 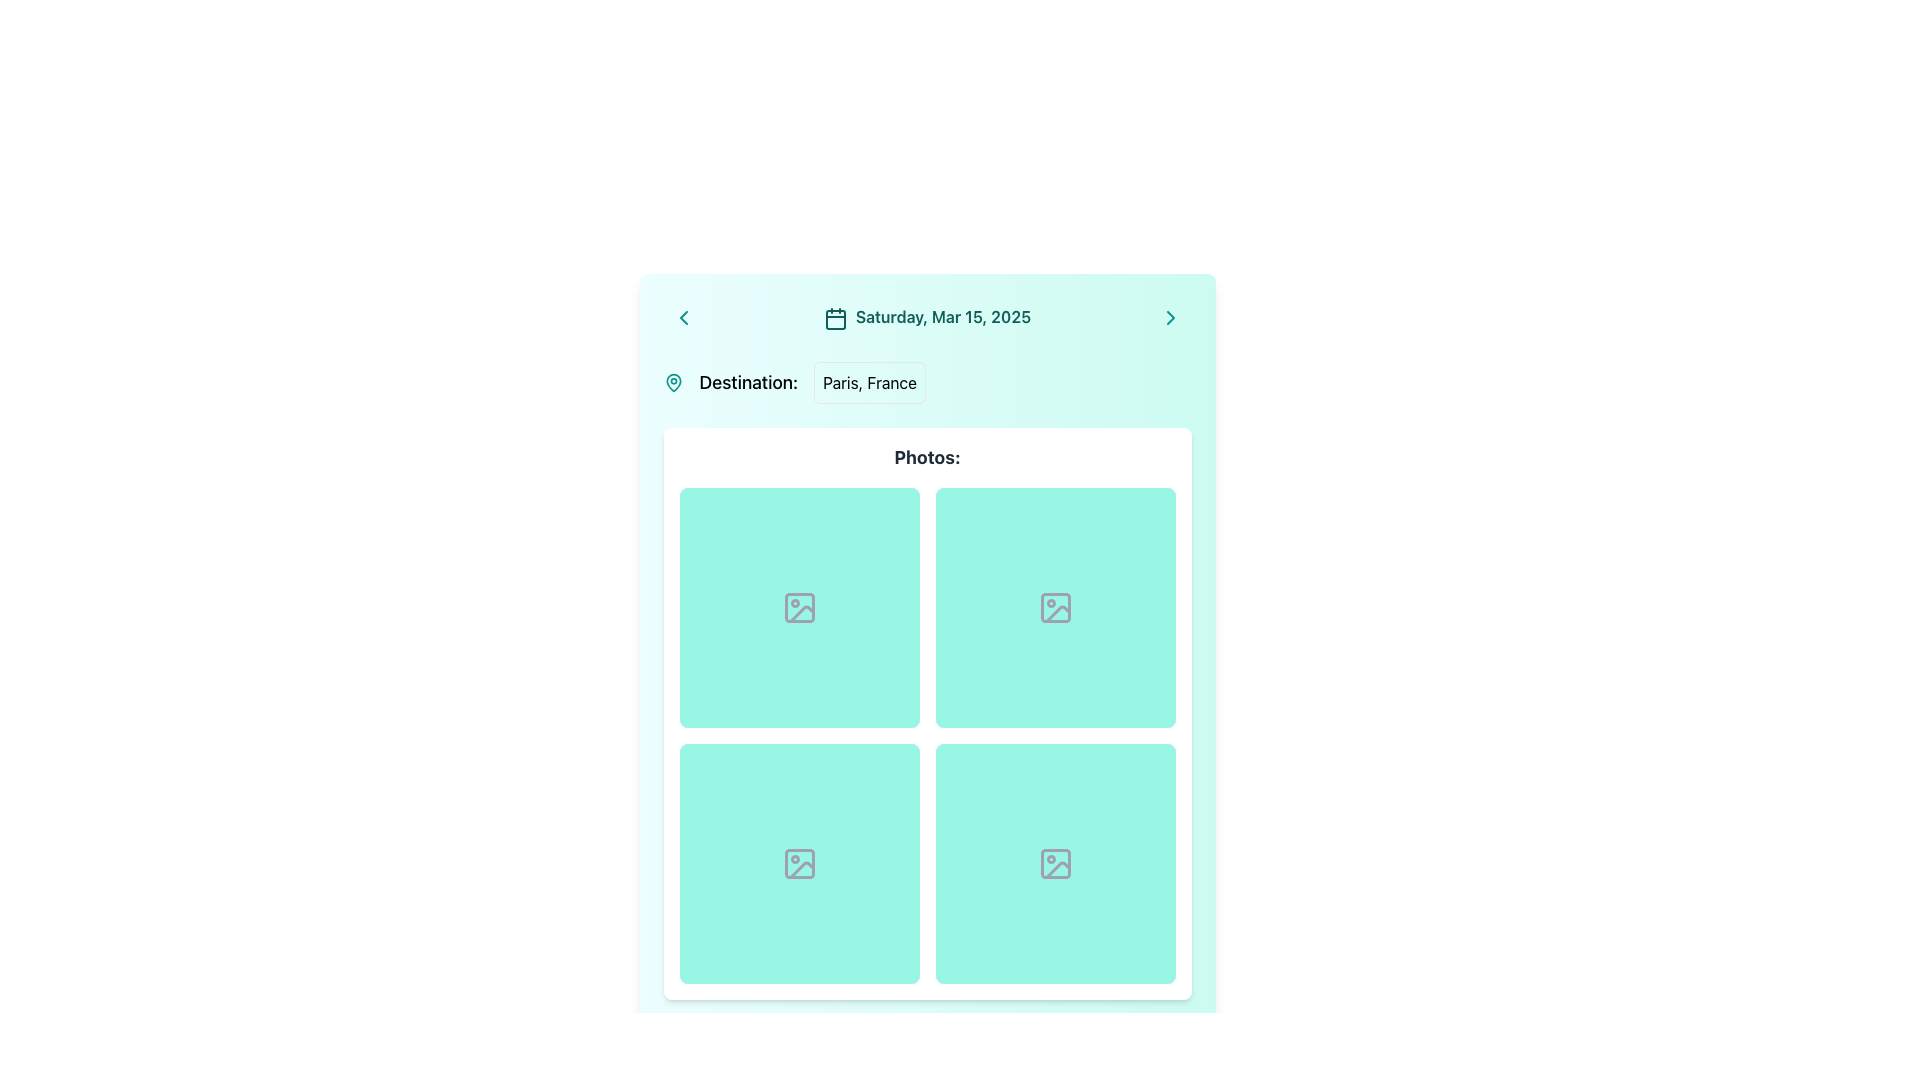 I want to click on the navigational button located in the top-right corner of the interface to advance to the next page or section, so click(x=1171, y=316).